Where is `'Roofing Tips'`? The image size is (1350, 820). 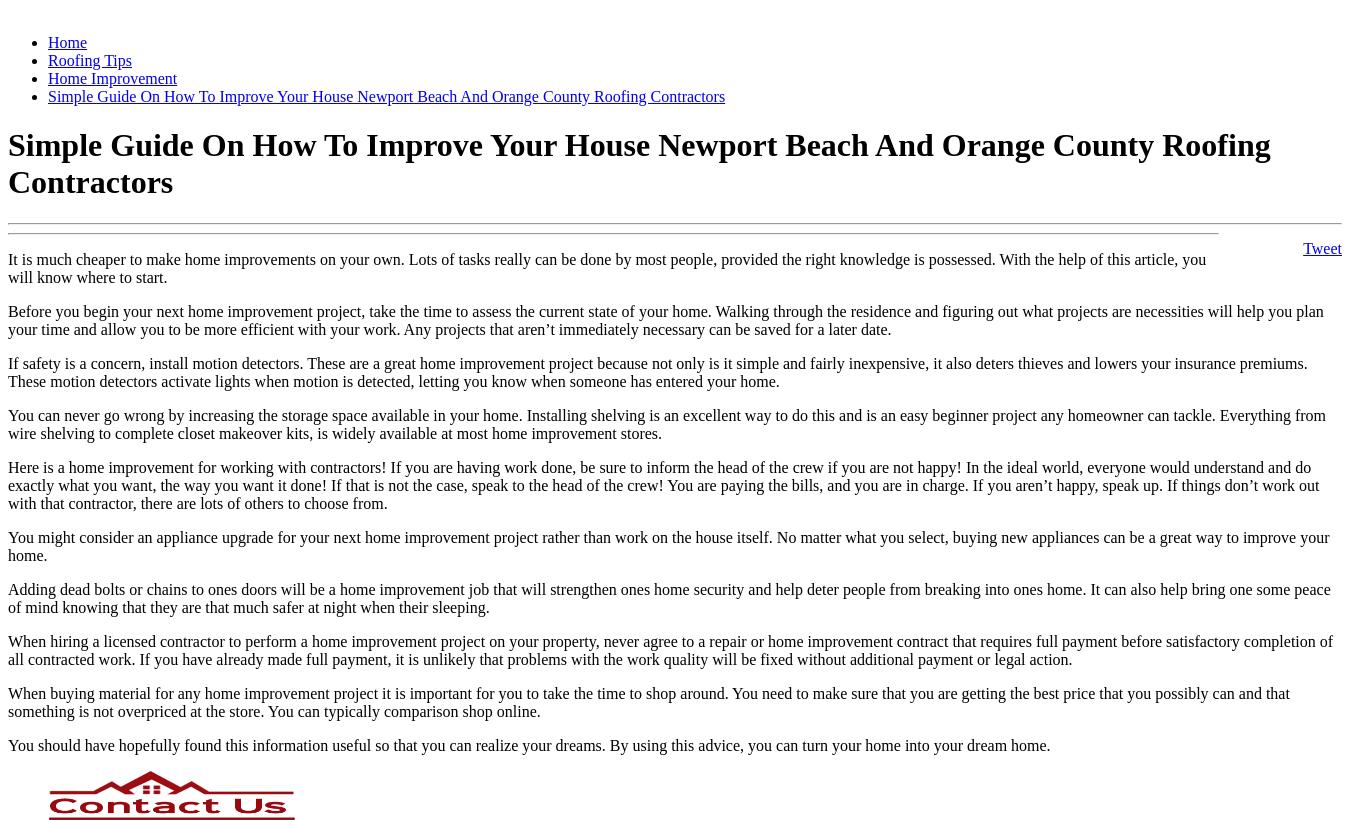 'Roofing Tips' is located at coordinates (89, 60).